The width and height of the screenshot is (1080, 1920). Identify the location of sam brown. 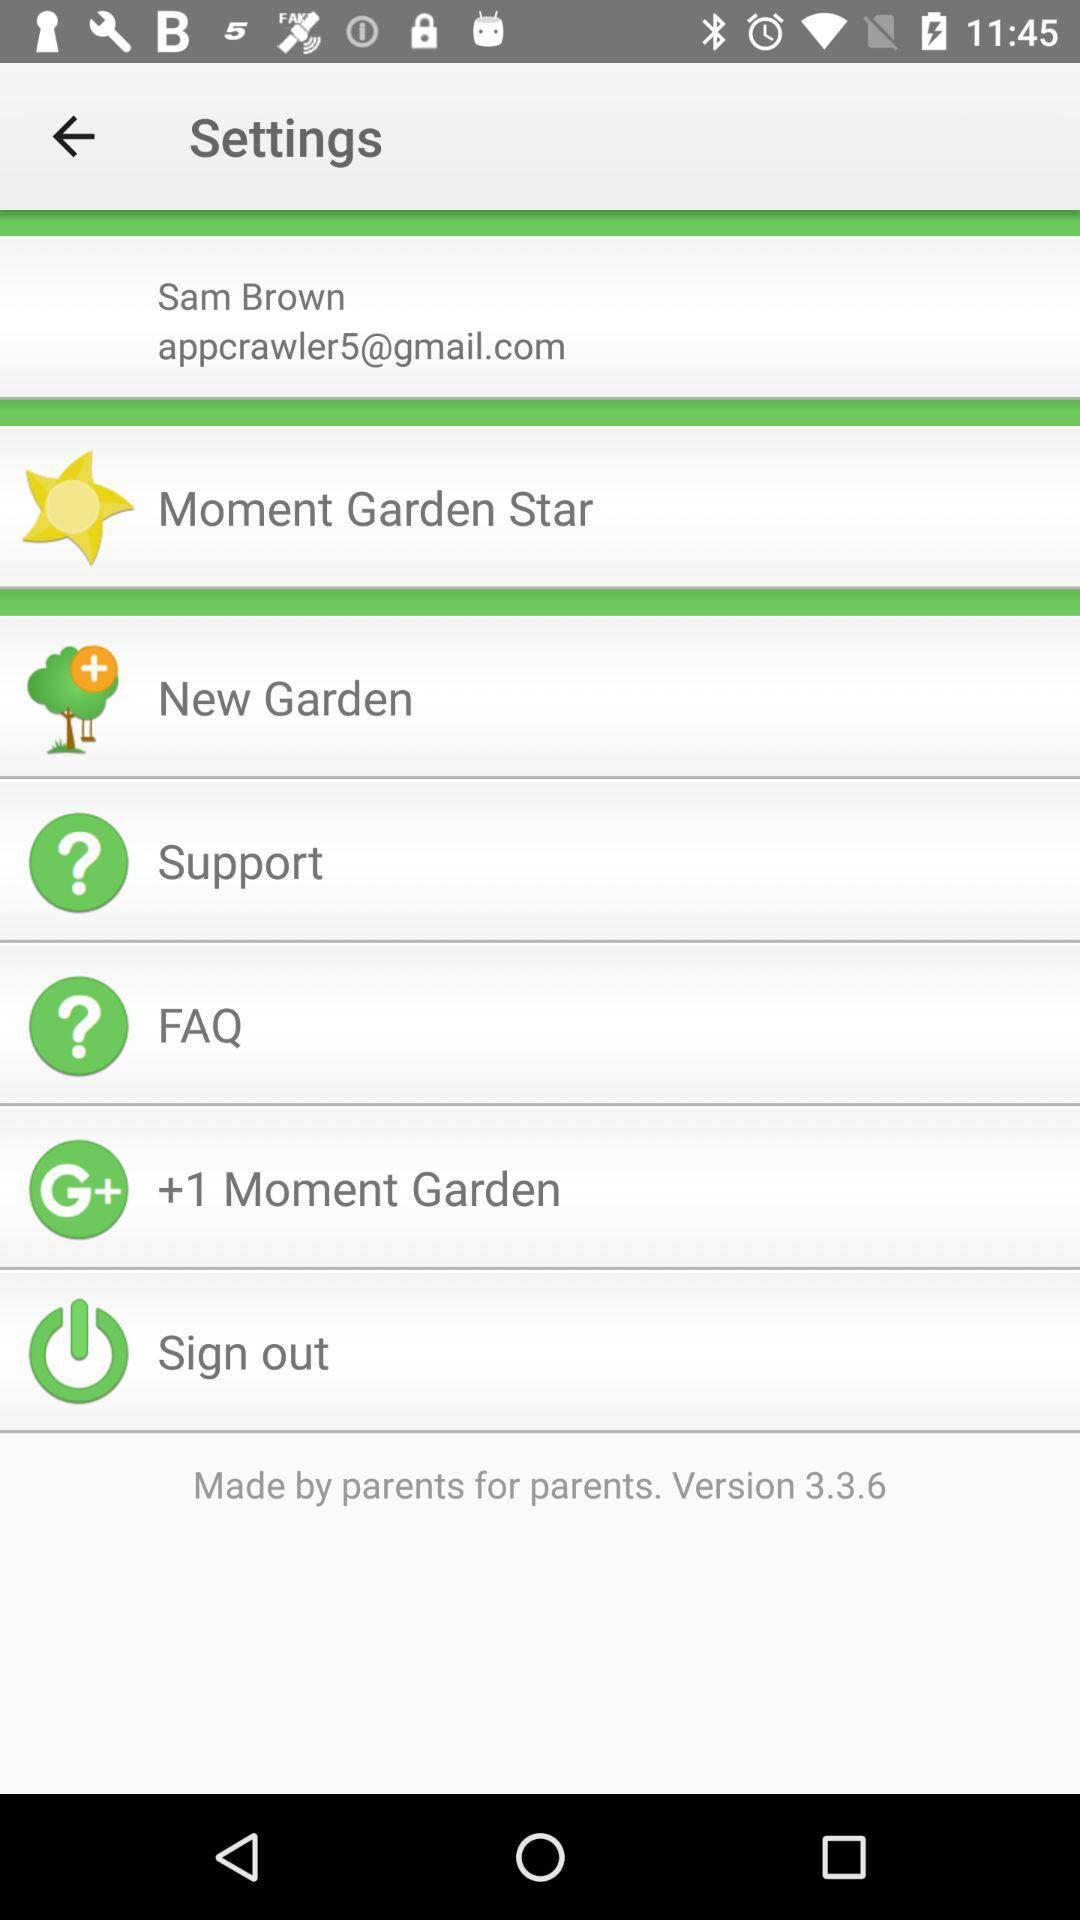
(609, 286).